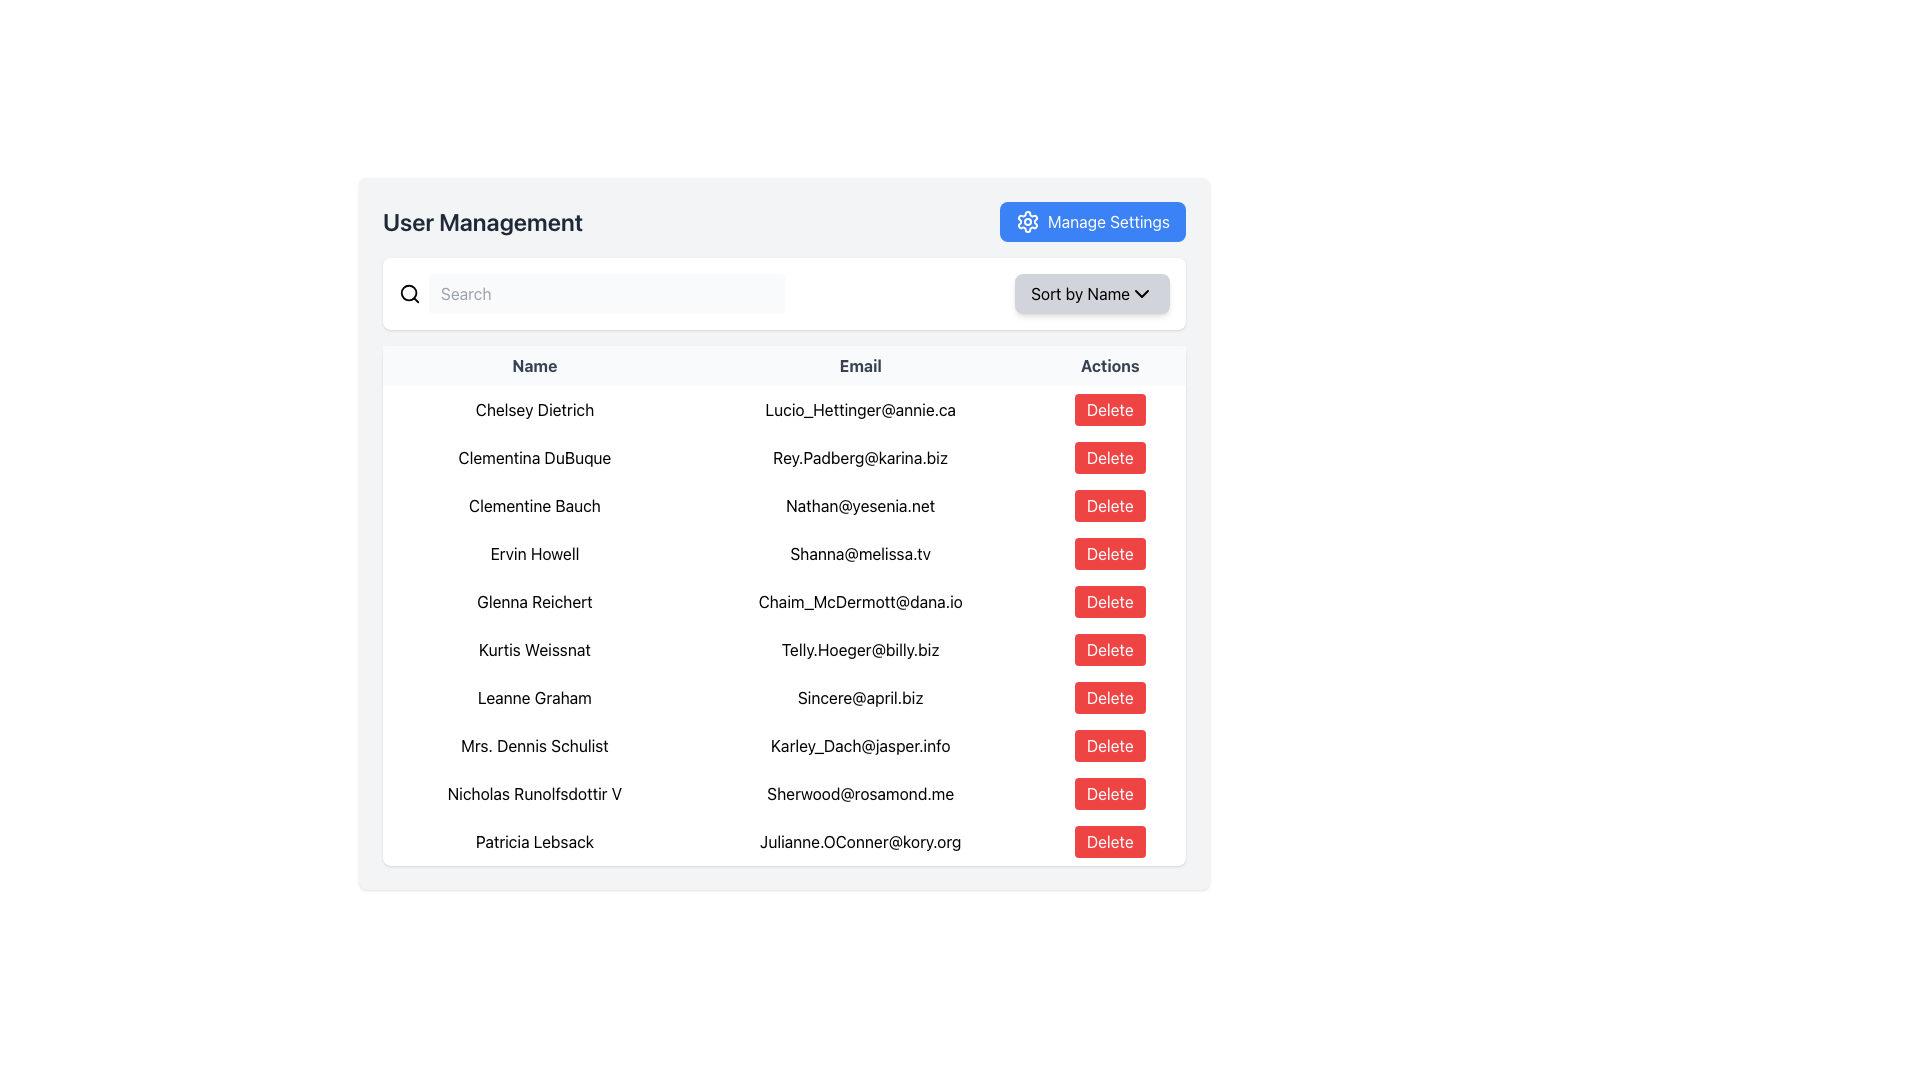  Describe the element at coordinates (1109, 841) in the screenshot. I see `the red 'Delete' button with white text, located in the row for the user 'Julianne.OConner@kory.org'` at that location.